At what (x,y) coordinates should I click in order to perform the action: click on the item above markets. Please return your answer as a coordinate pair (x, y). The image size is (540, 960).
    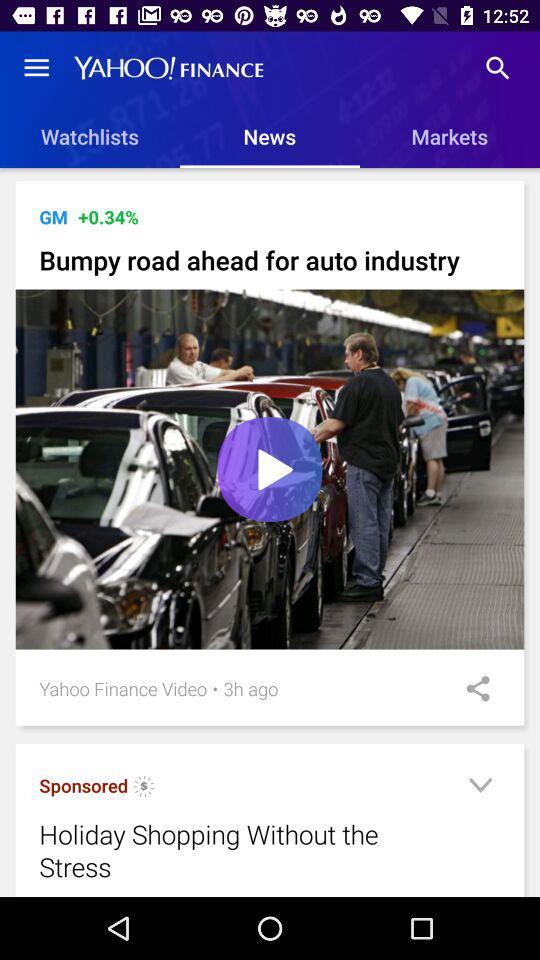
    Looking at the image, I should click on (496, 68).